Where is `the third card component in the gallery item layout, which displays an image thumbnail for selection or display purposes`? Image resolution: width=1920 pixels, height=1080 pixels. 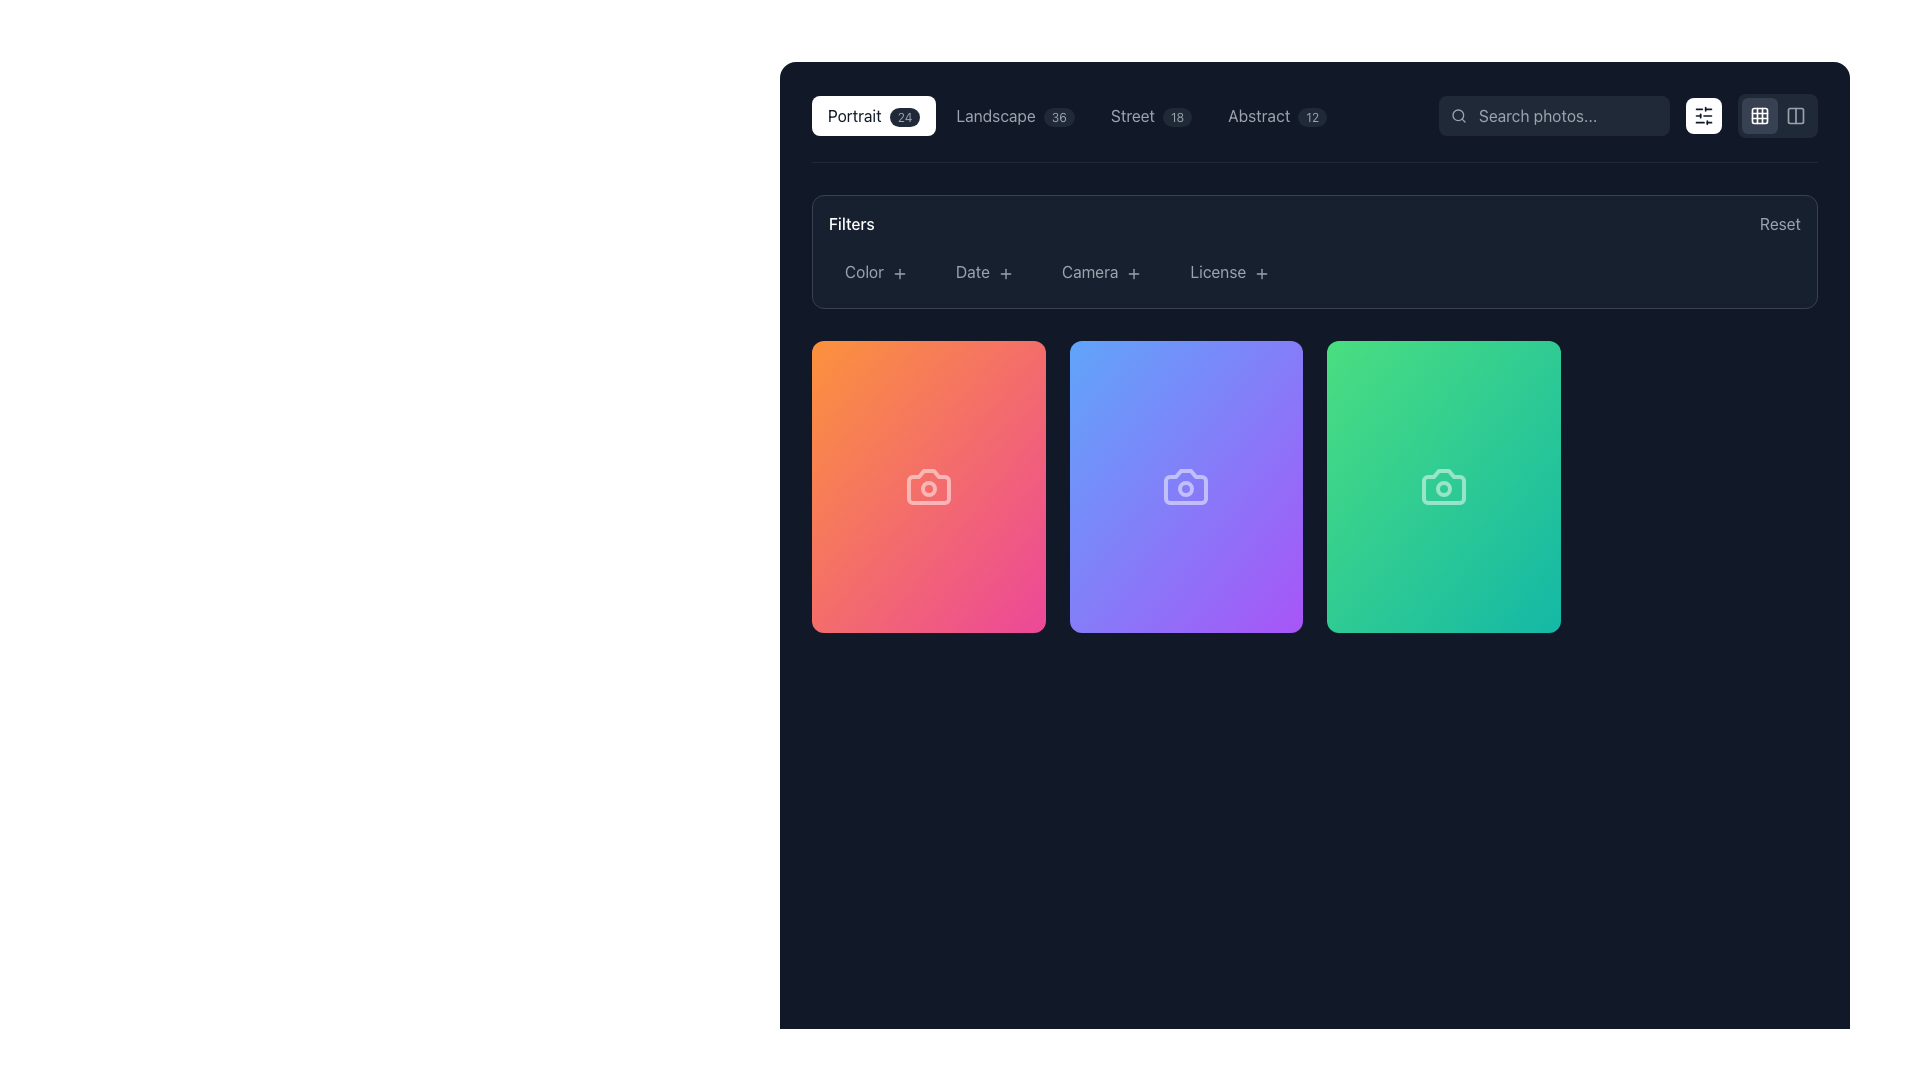 the third card component in the gallery item layout, which displays an image thumbnail for selection or display purposes is located at coordinates (1443, 486).